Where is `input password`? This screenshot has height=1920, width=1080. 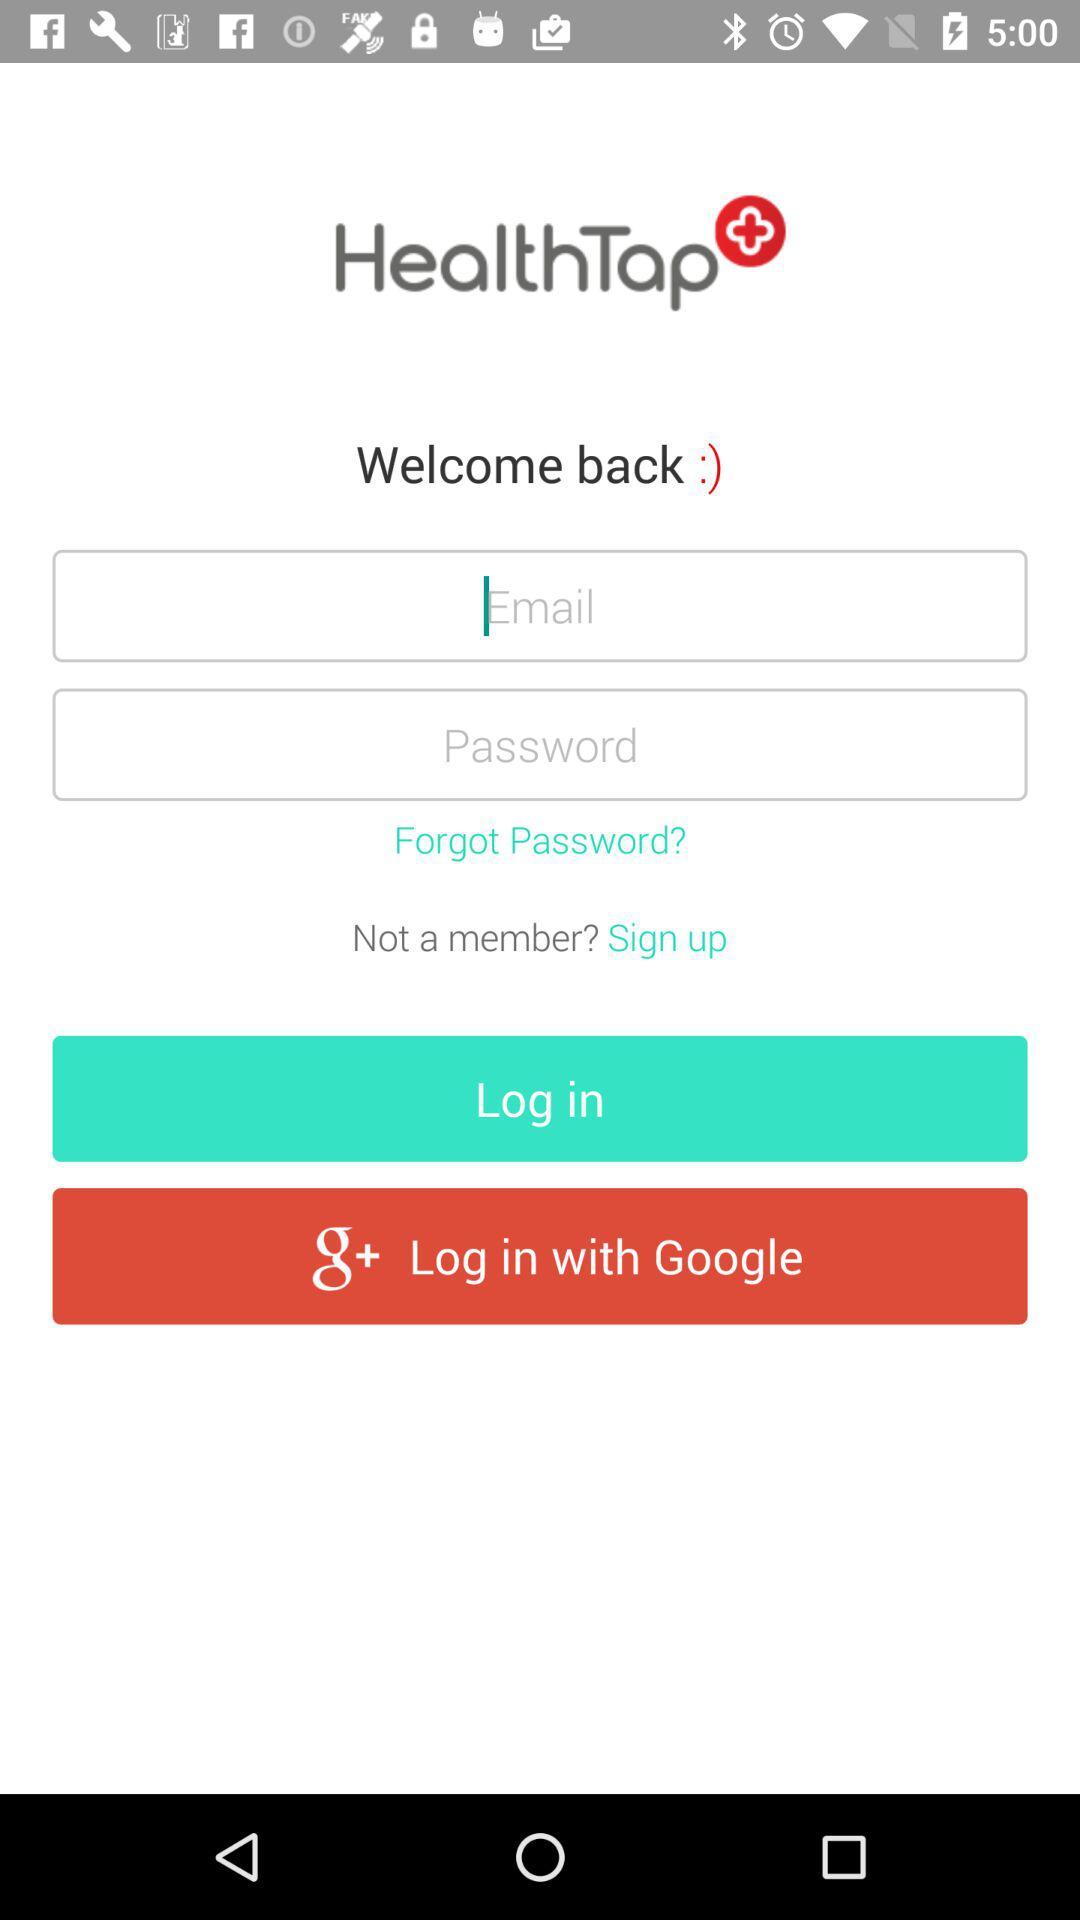
input password is located at coordinates (540, 743).